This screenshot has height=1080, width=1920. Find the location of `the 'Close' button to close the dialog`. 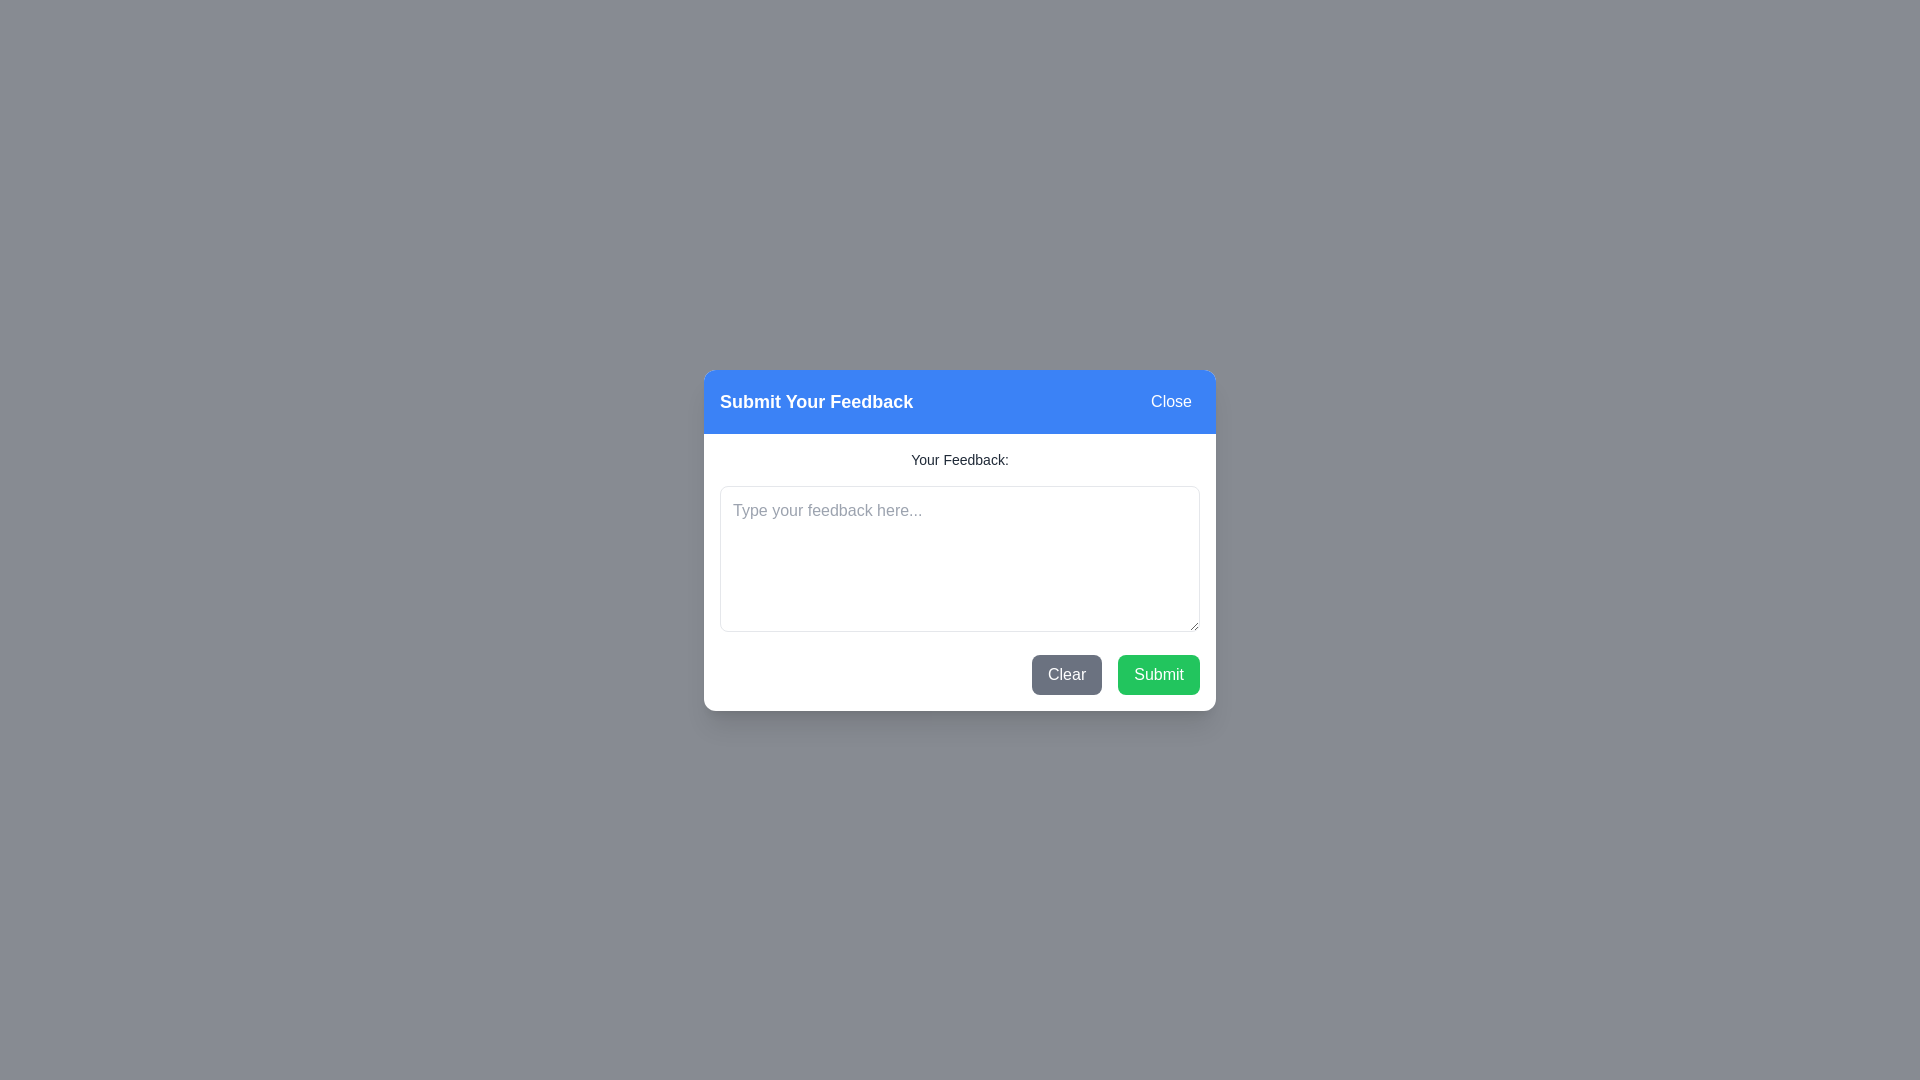

the 'Close' button to close the dialog is located at coordinates (1171, 401).